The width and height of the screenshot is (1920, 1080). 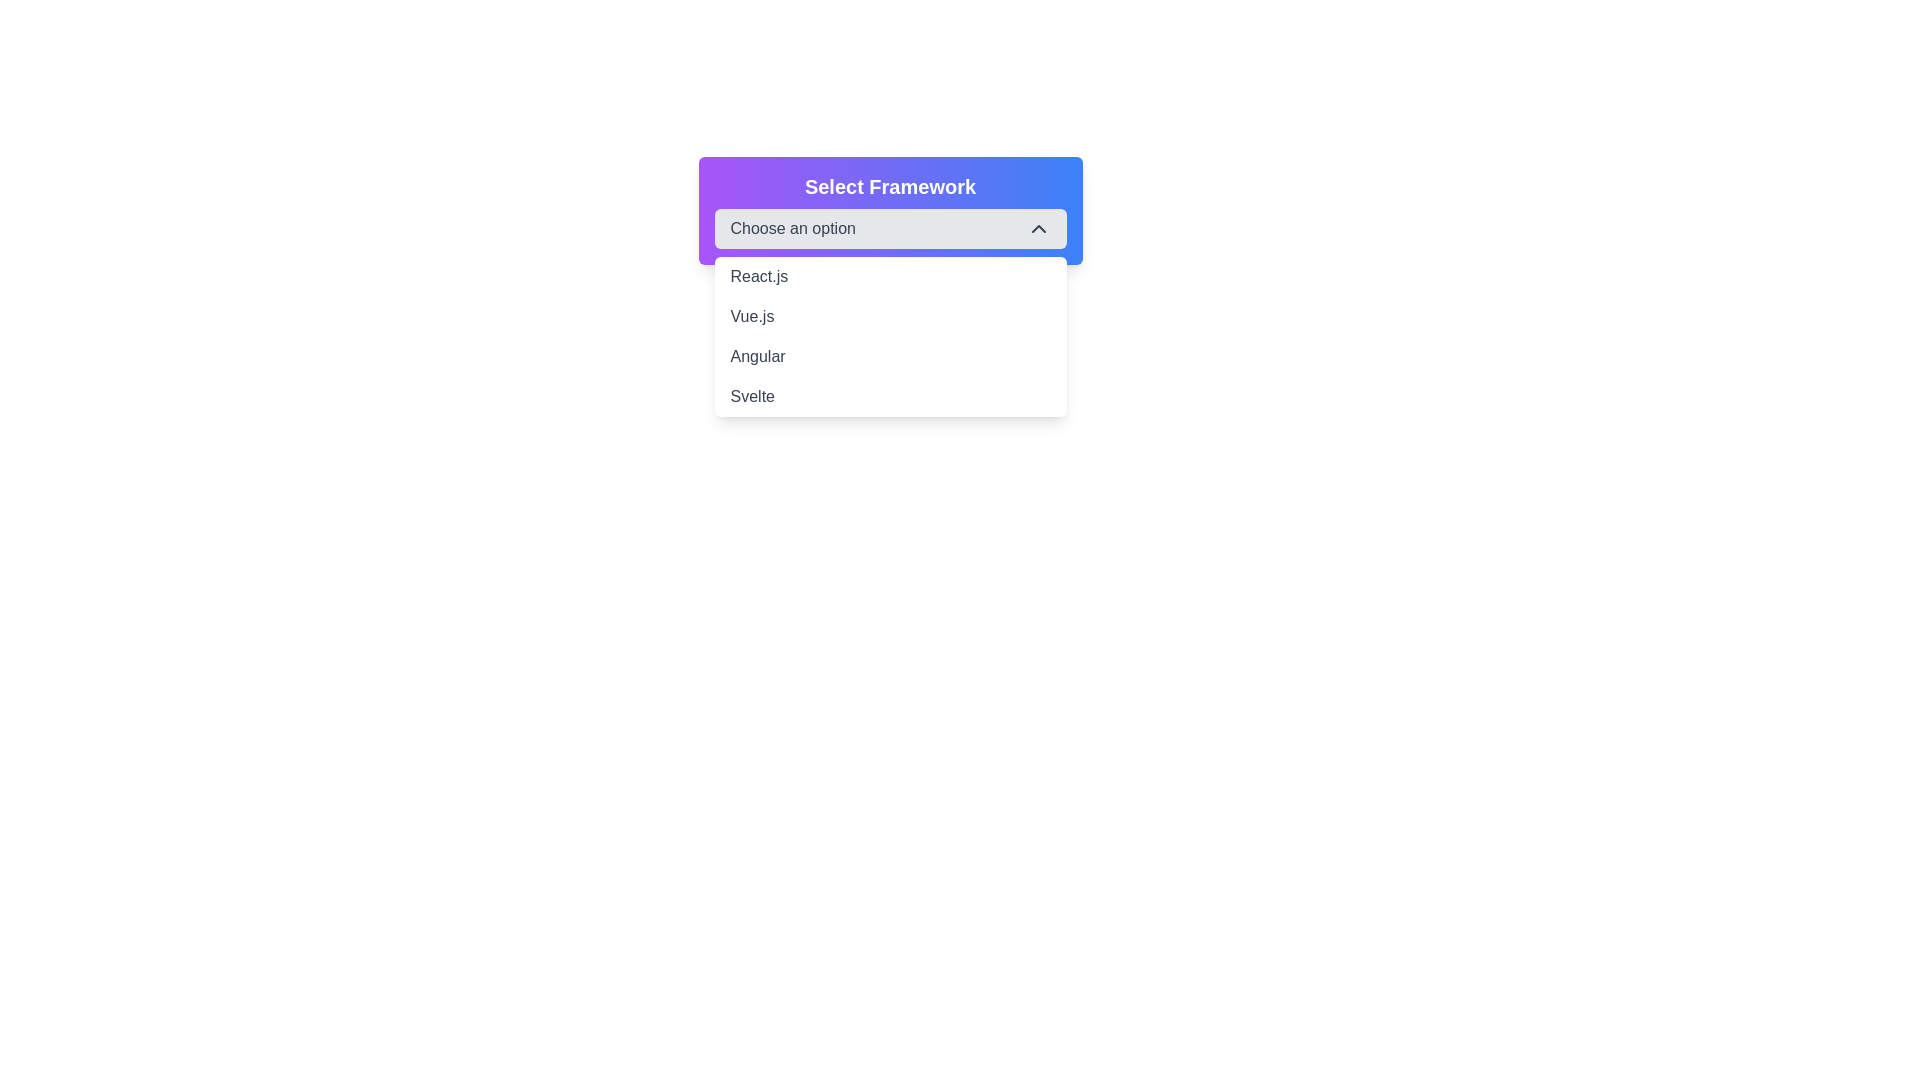 What do you see at coordinates (889, 211) in the screenshot?
I see `the Dropdown menu labeled 'Select Framework'` at bounding box center [889, 211].